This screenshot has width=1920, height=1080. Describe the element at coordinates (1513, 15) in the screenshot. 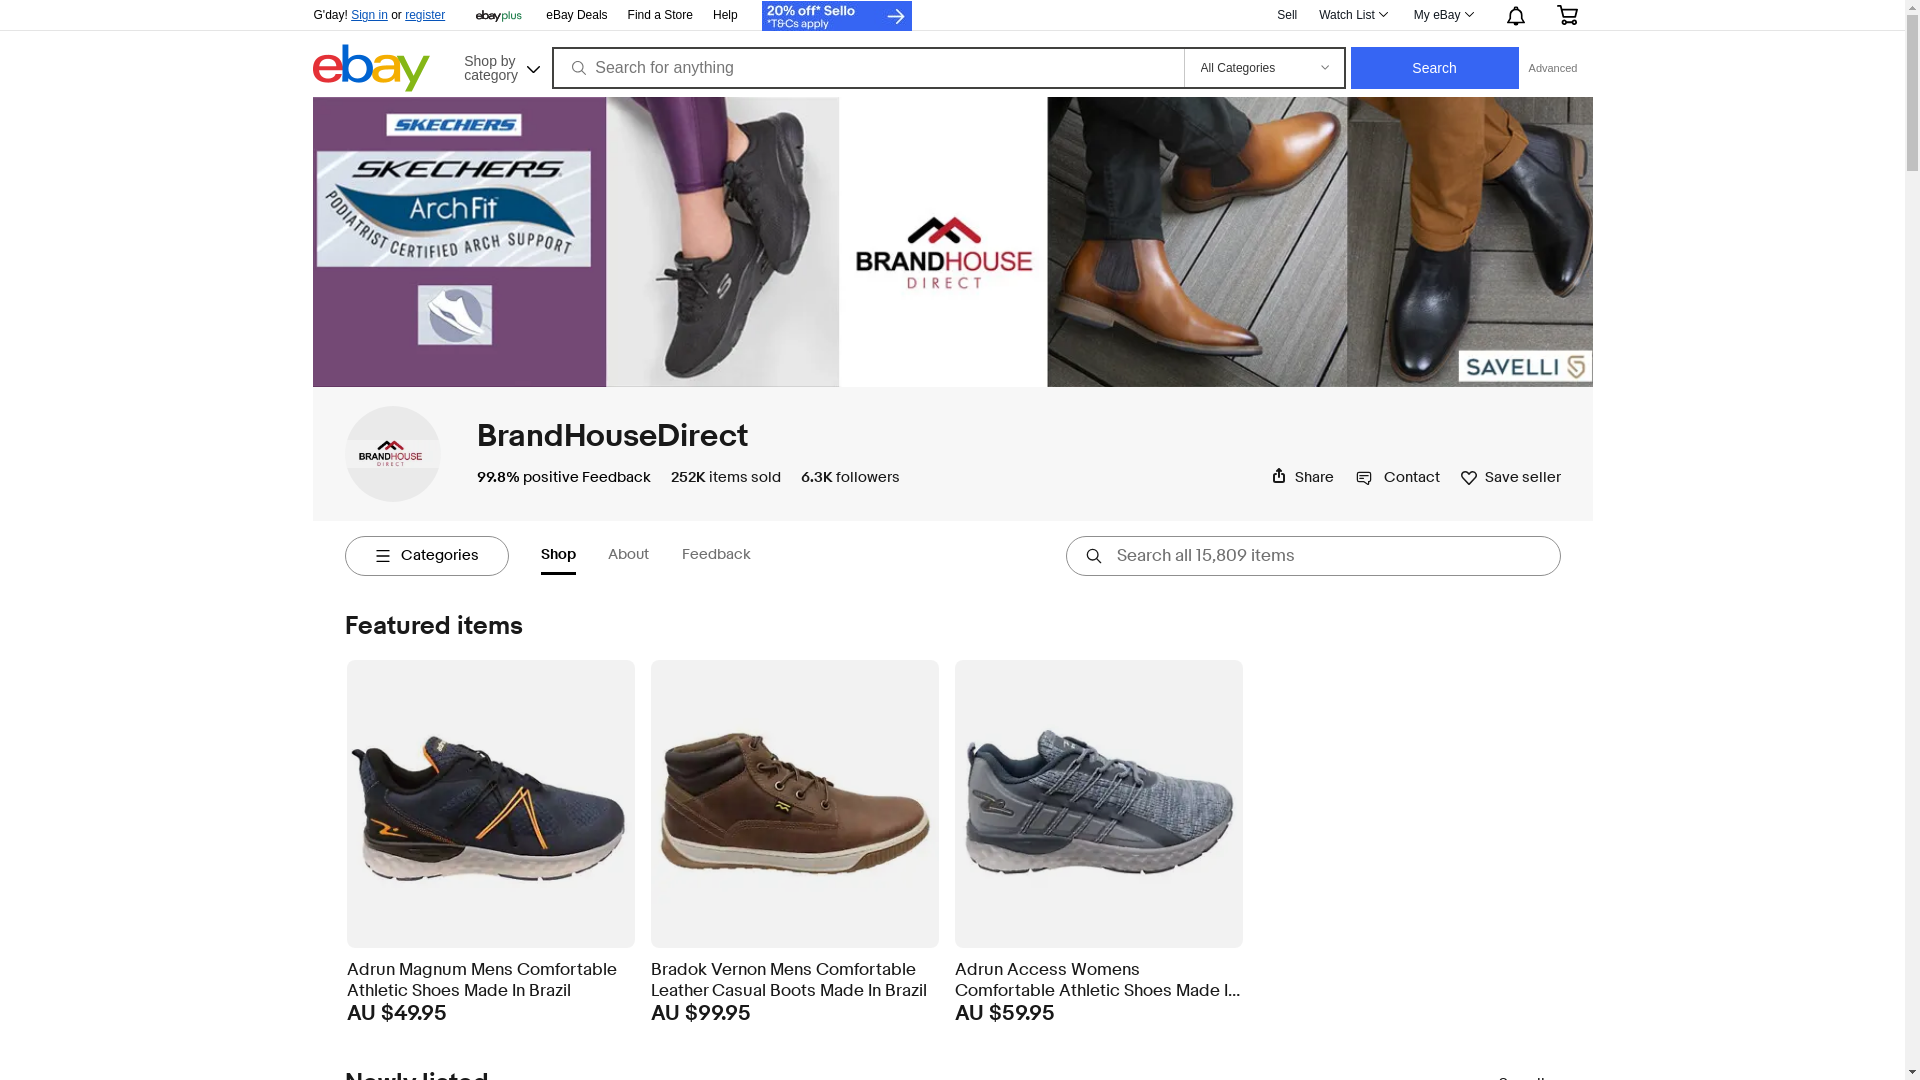

I see `'Notification'` at that location.